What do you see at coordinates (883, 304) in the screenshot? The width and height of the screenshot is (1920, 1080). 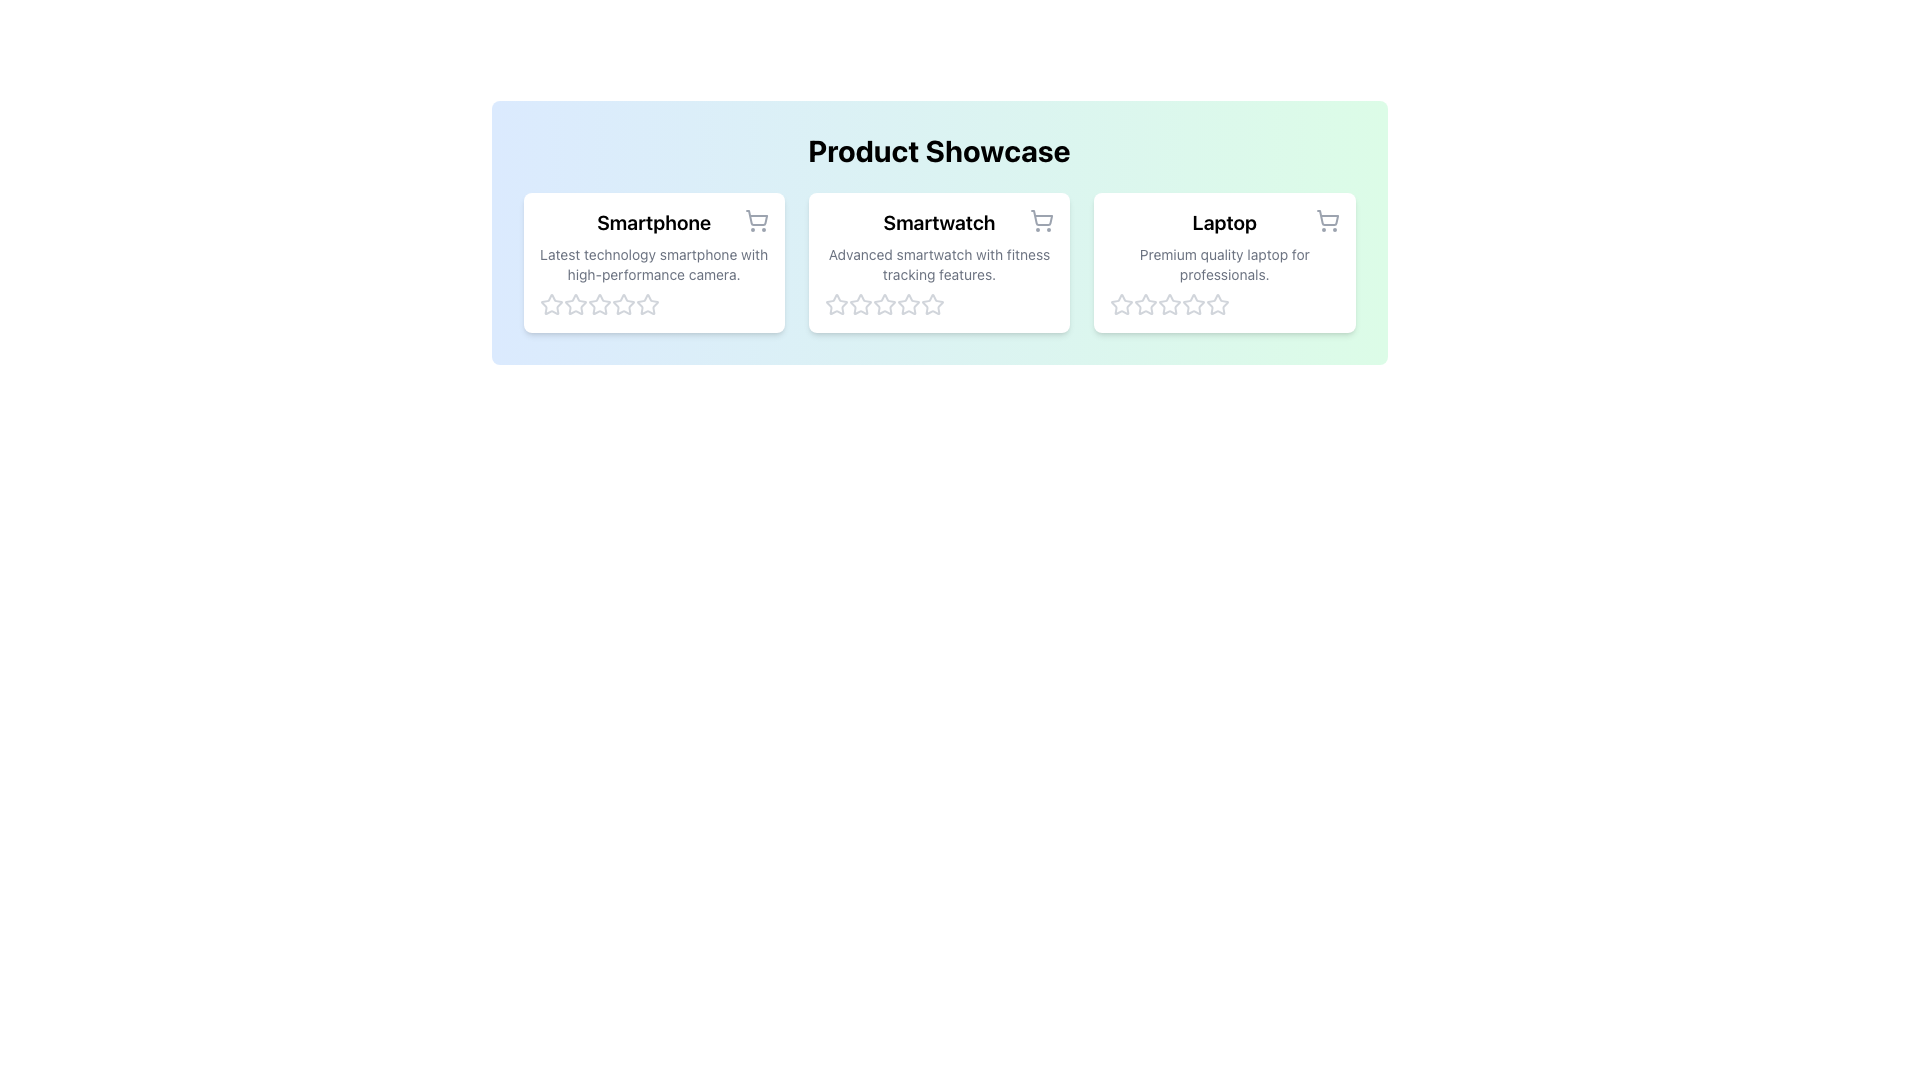 I see `the third star icon in the five-star rating system for the 'Smartwatch' product card, which is centrally aligned under the product details text` at bounding box center [883, 304].